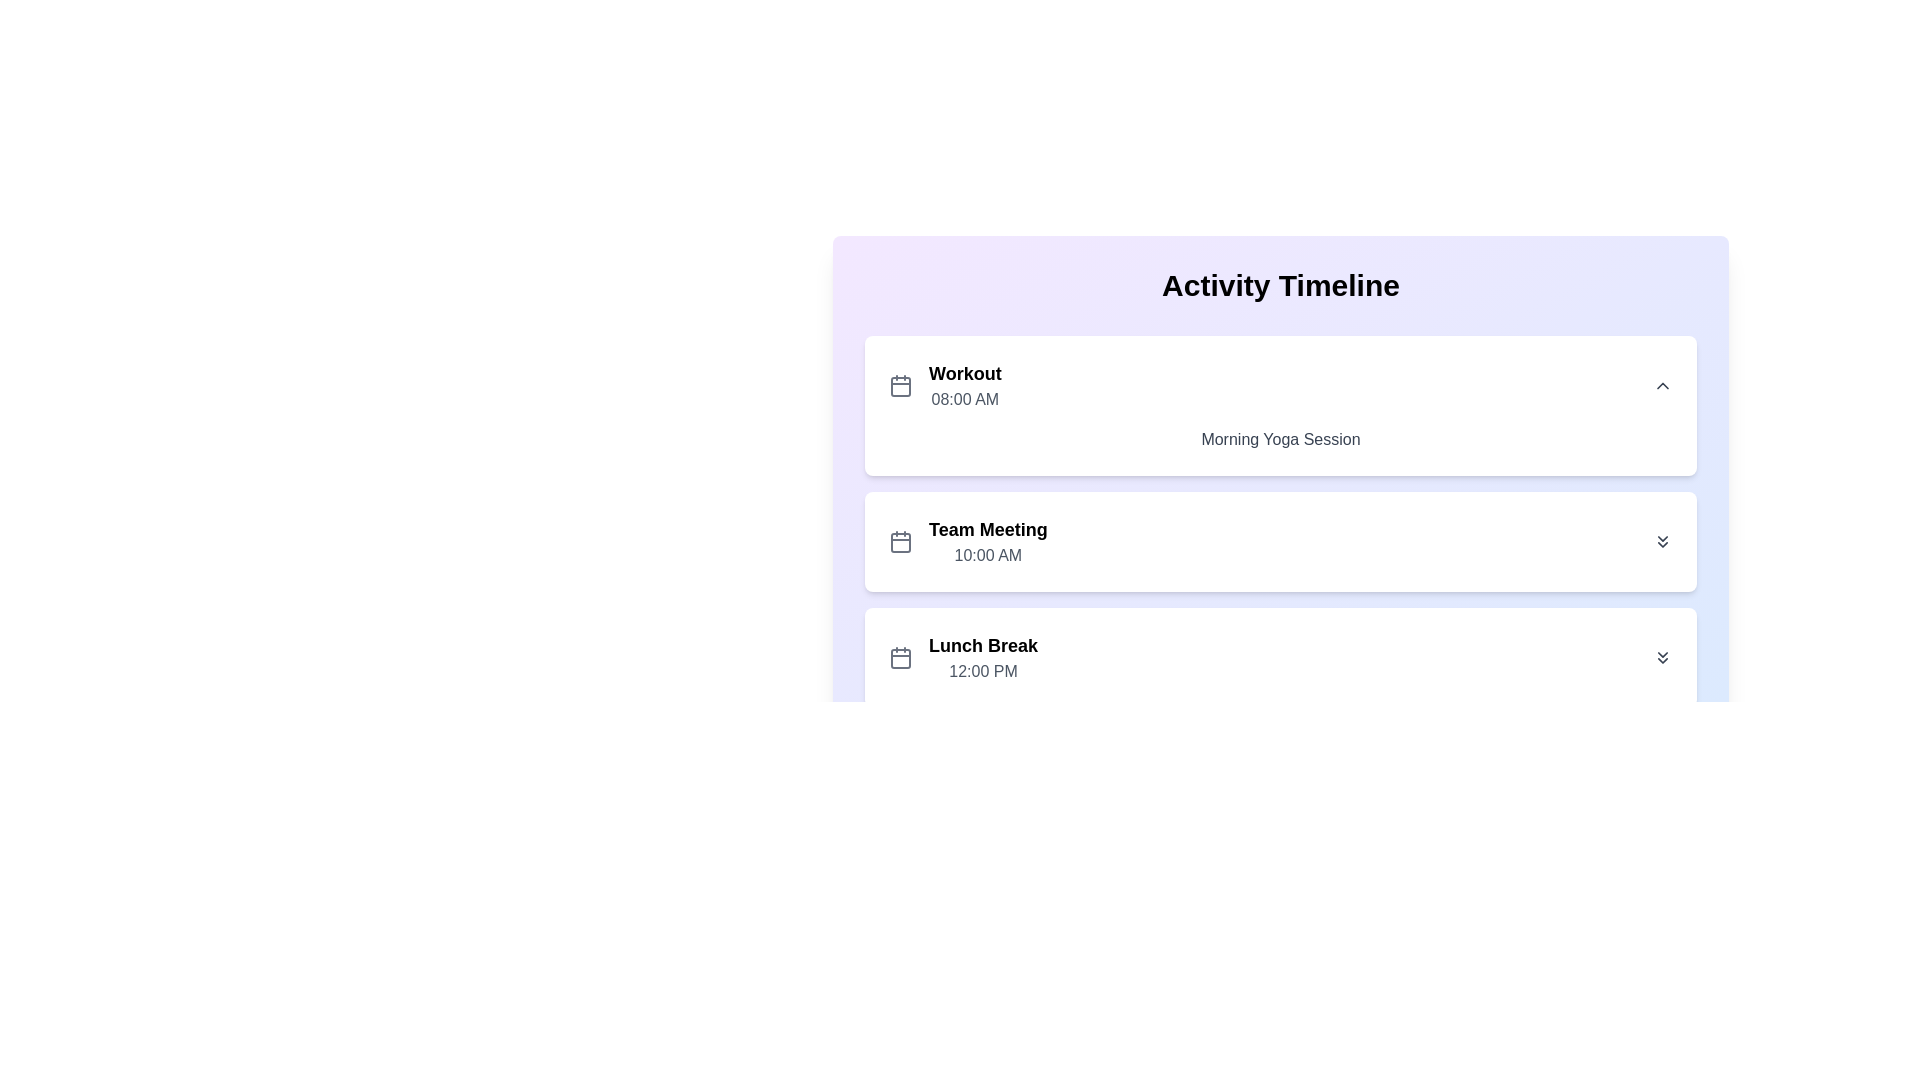 Image resolution: width=1920 pixels, height=1080 pixels. Describe the element at coordinates (1281, 438) in the screenshot. I see `the text label displaying 'Morning Yoga Session', which is styled in a medium-sized sans-serif font in gray color, located within a white card beneath the '08:00 AM' time indicator` at that location.